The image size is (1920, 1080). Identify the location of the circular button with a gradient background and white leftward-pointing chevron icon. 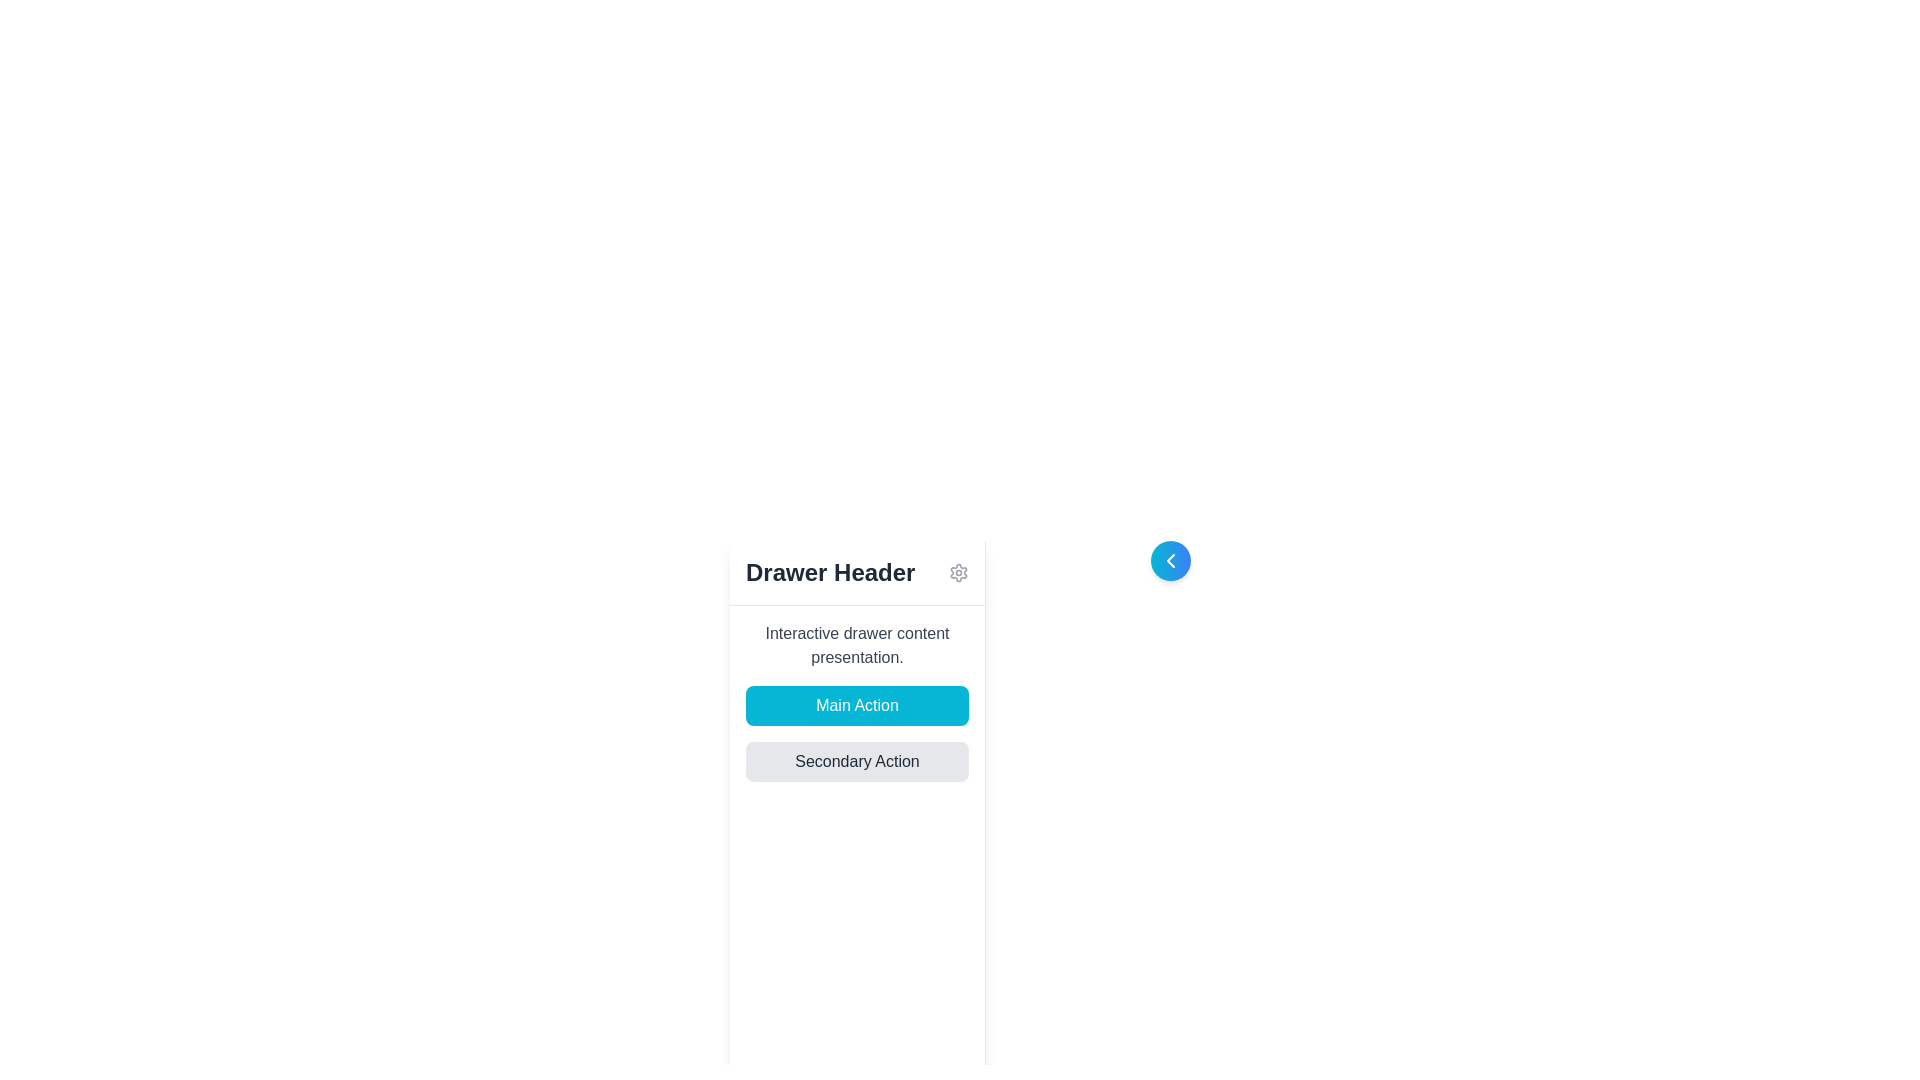
(1170, 560).